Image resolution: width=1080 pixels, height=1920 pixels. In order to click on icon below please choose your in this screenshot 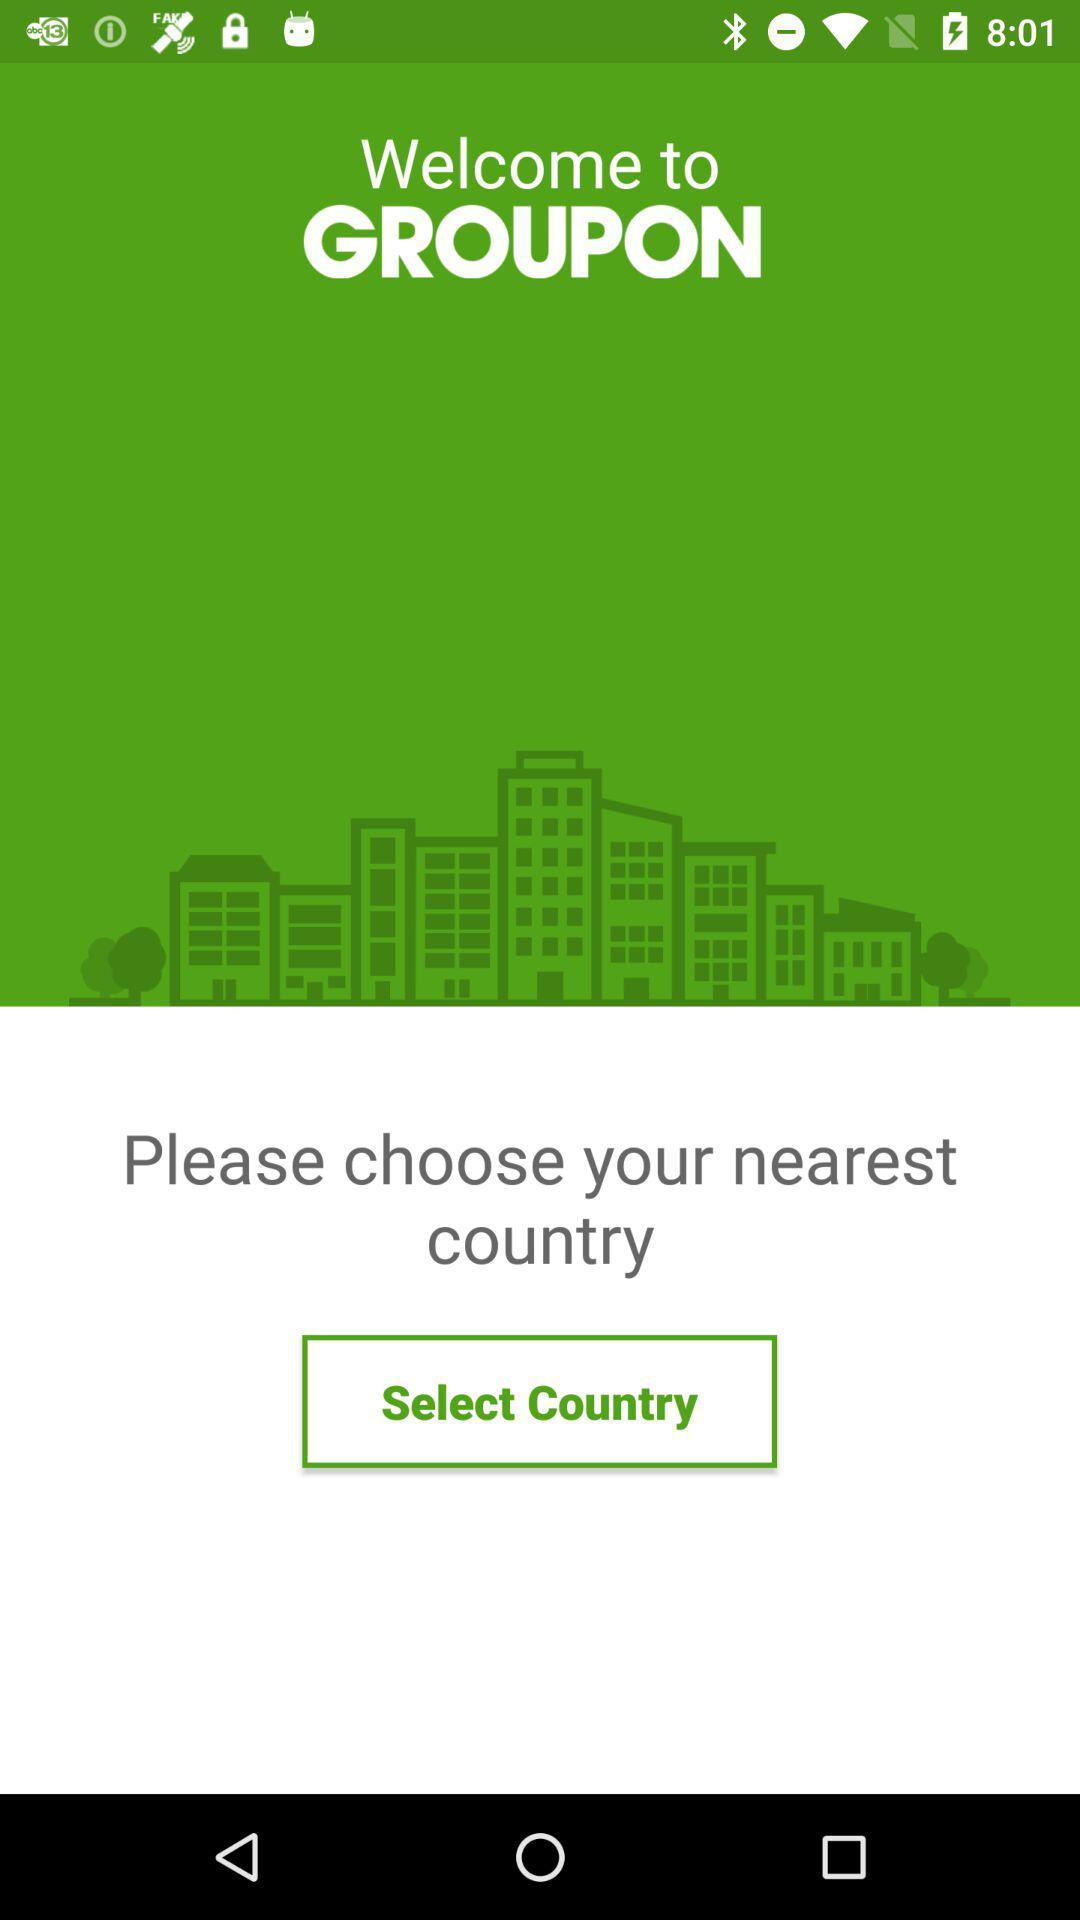, I will do `click(538, 1400)`.